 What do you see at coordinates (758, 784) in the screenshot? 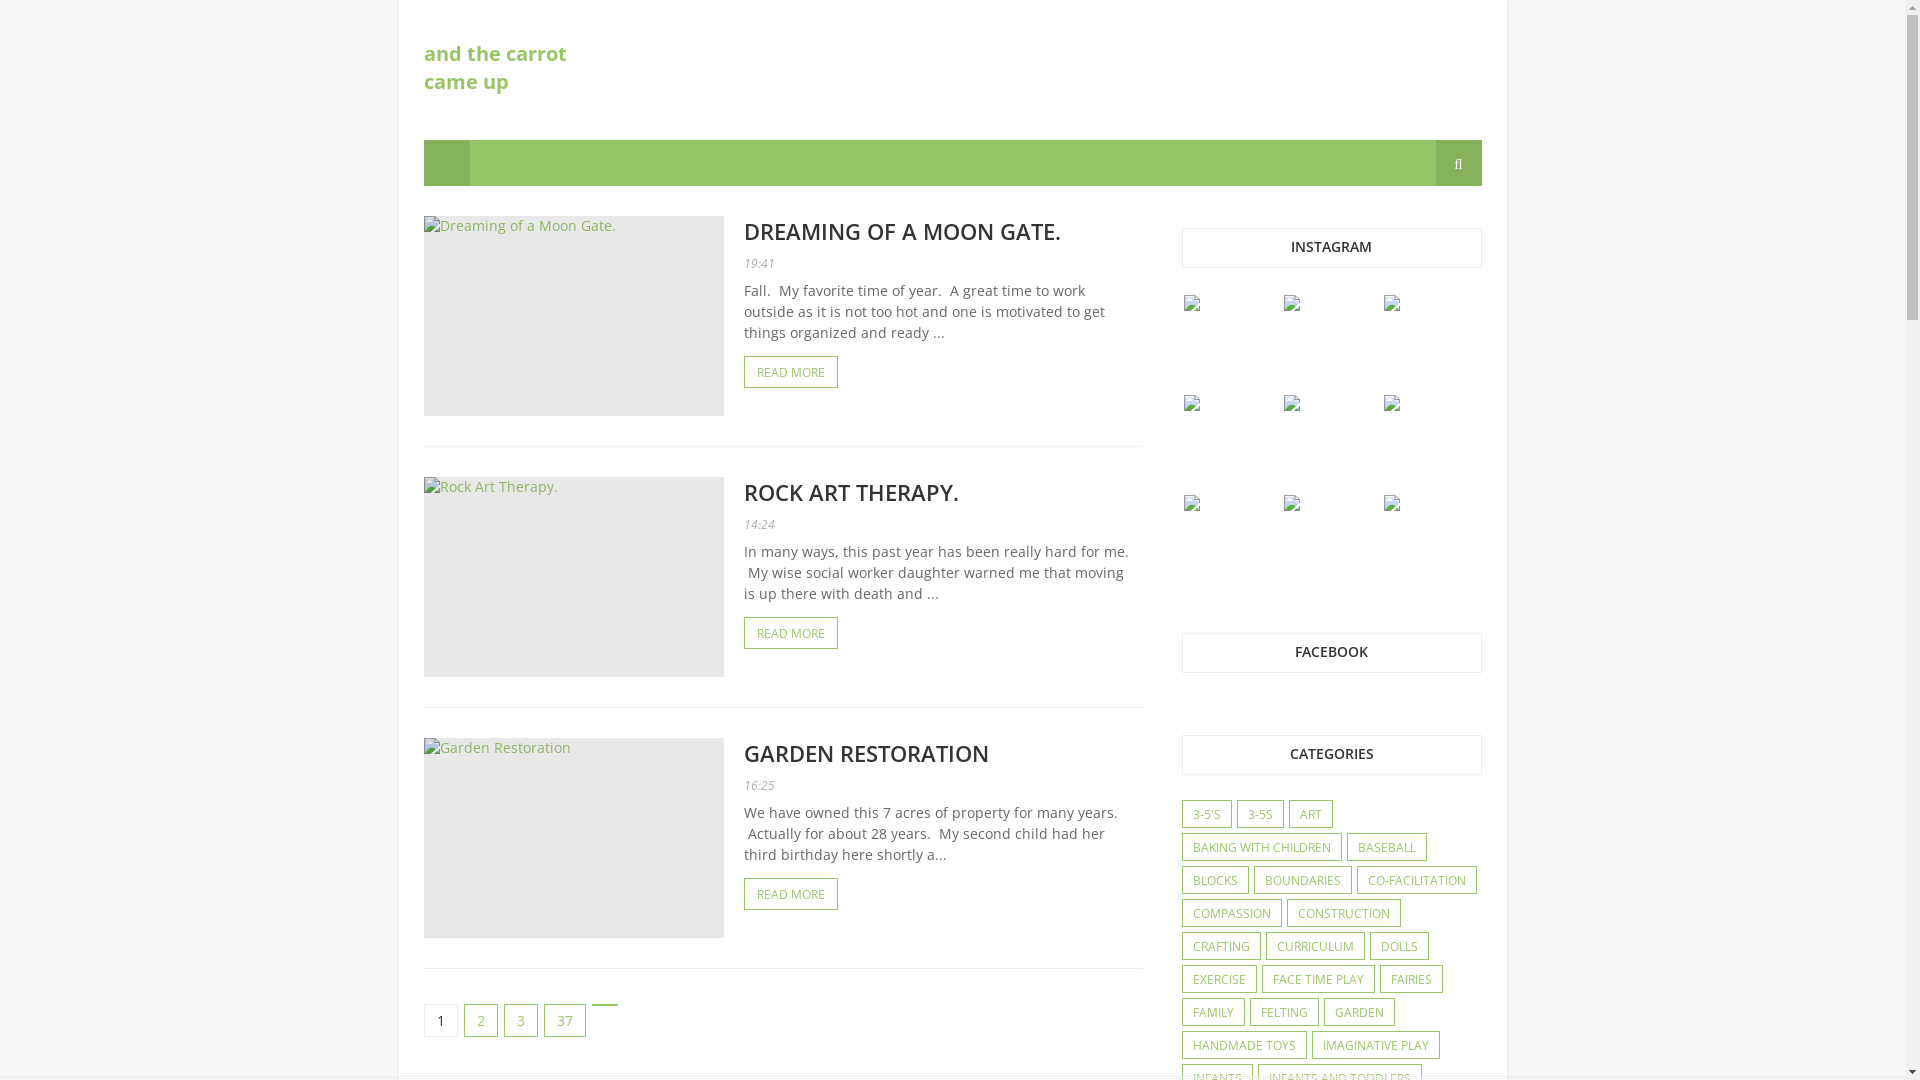
I see `'16:25'` at bounding box center [758, 784].